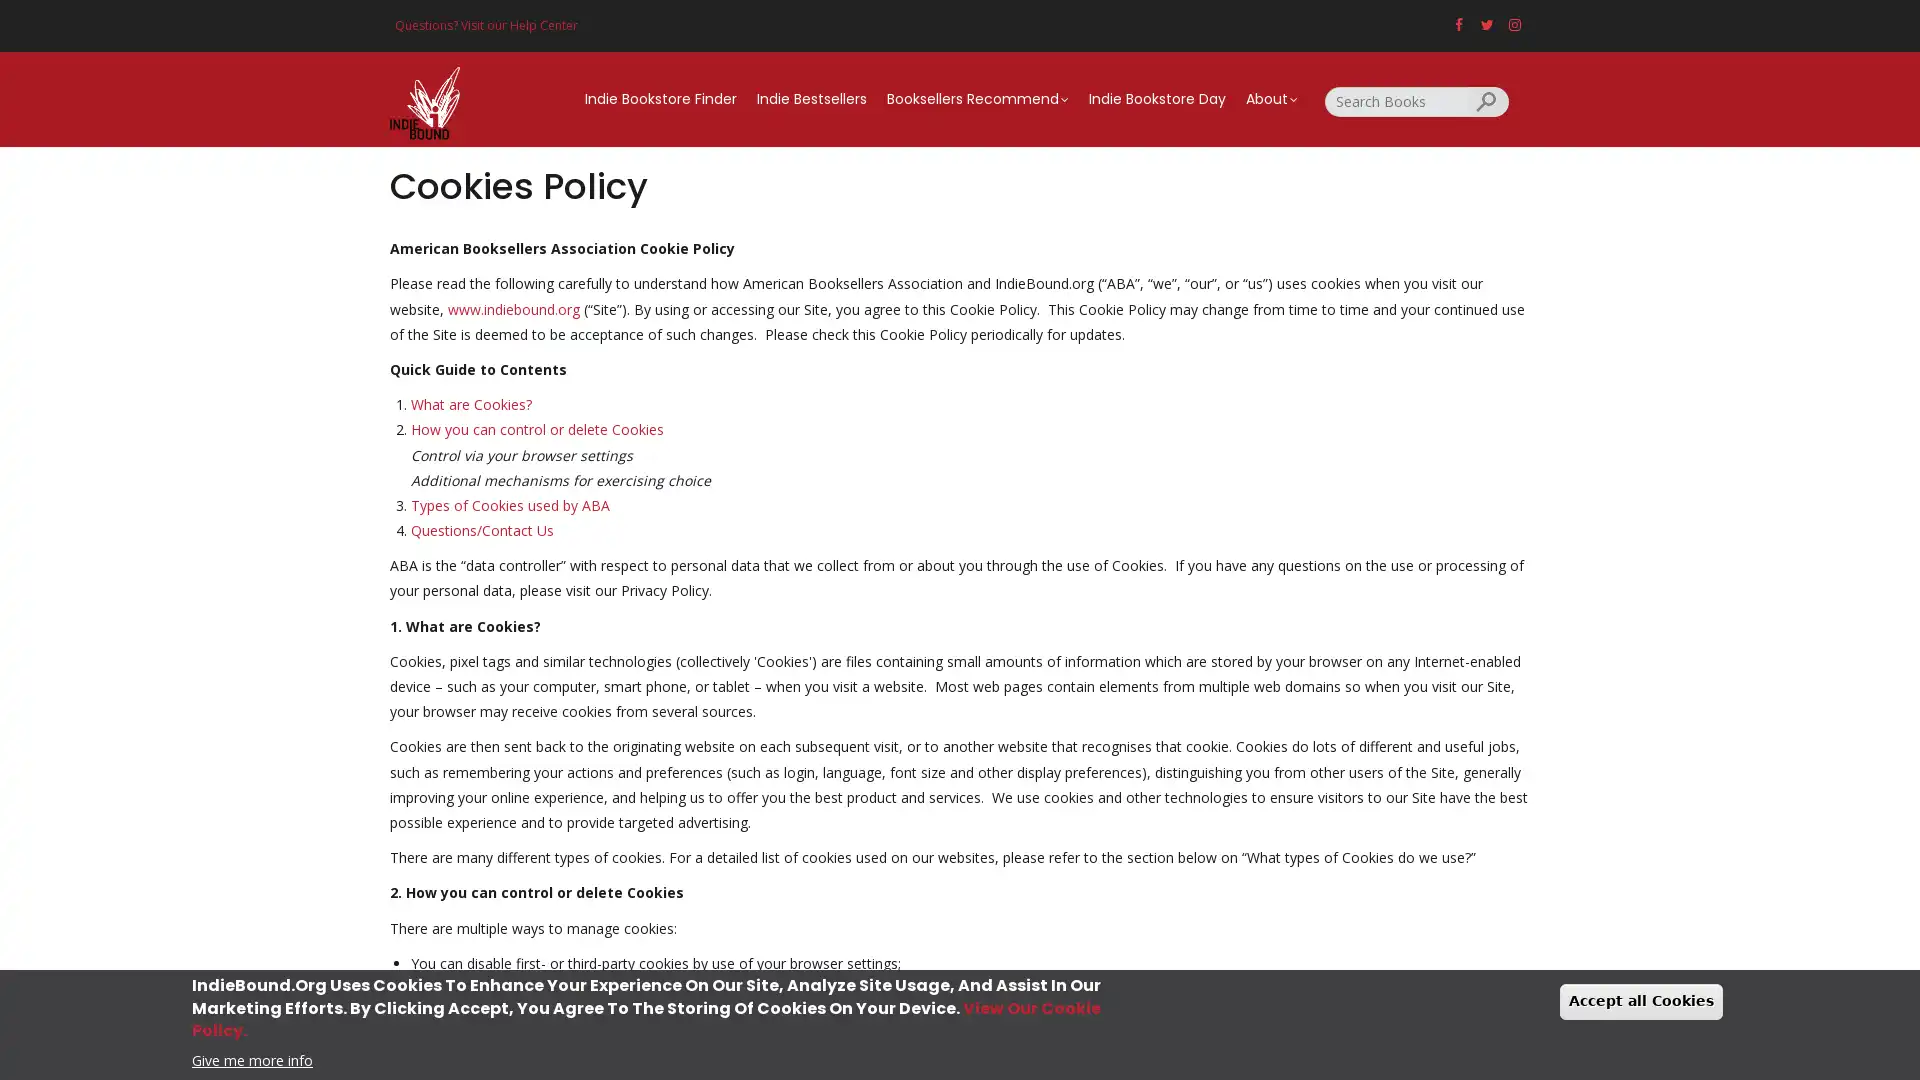  Describe the element at coordinates (1641, 1001) in the screenshot. I see `Accept all Cookies` at that location.